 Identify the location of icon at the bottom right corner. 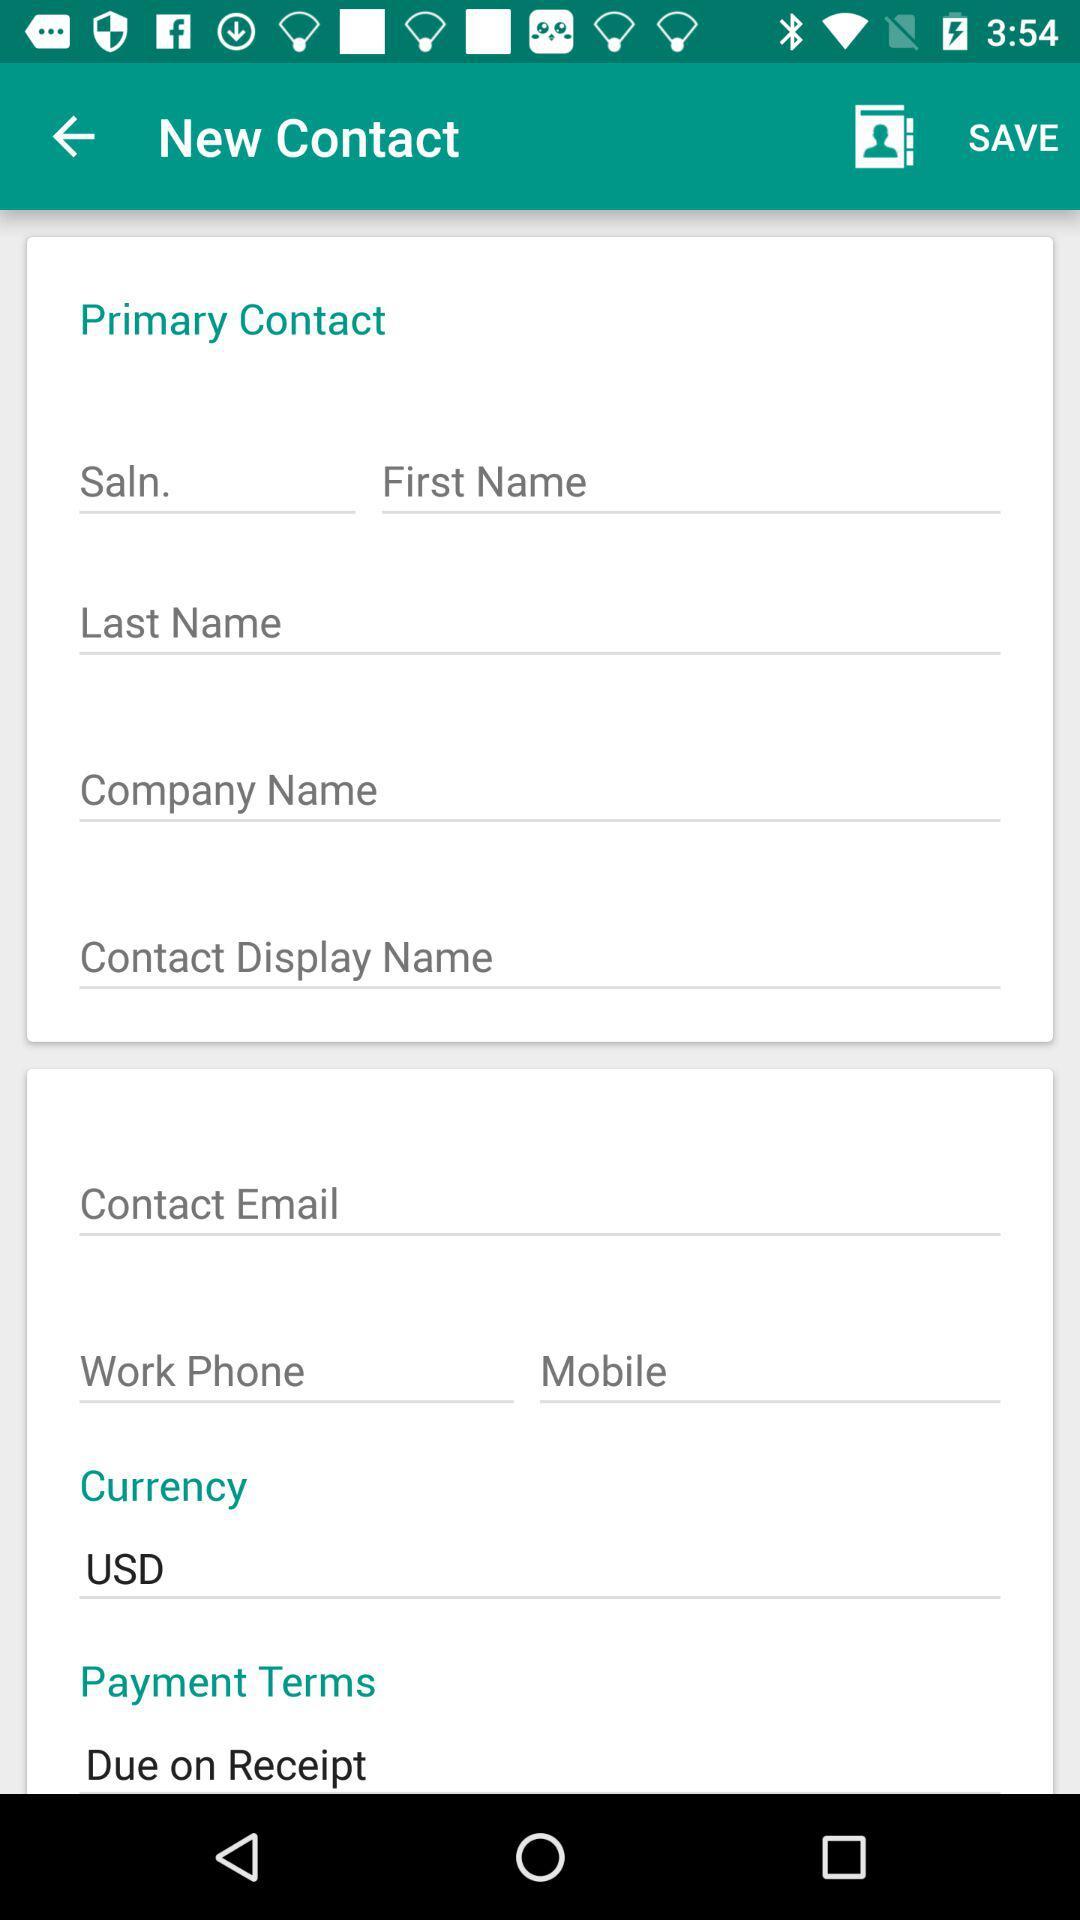
(769, 1360).